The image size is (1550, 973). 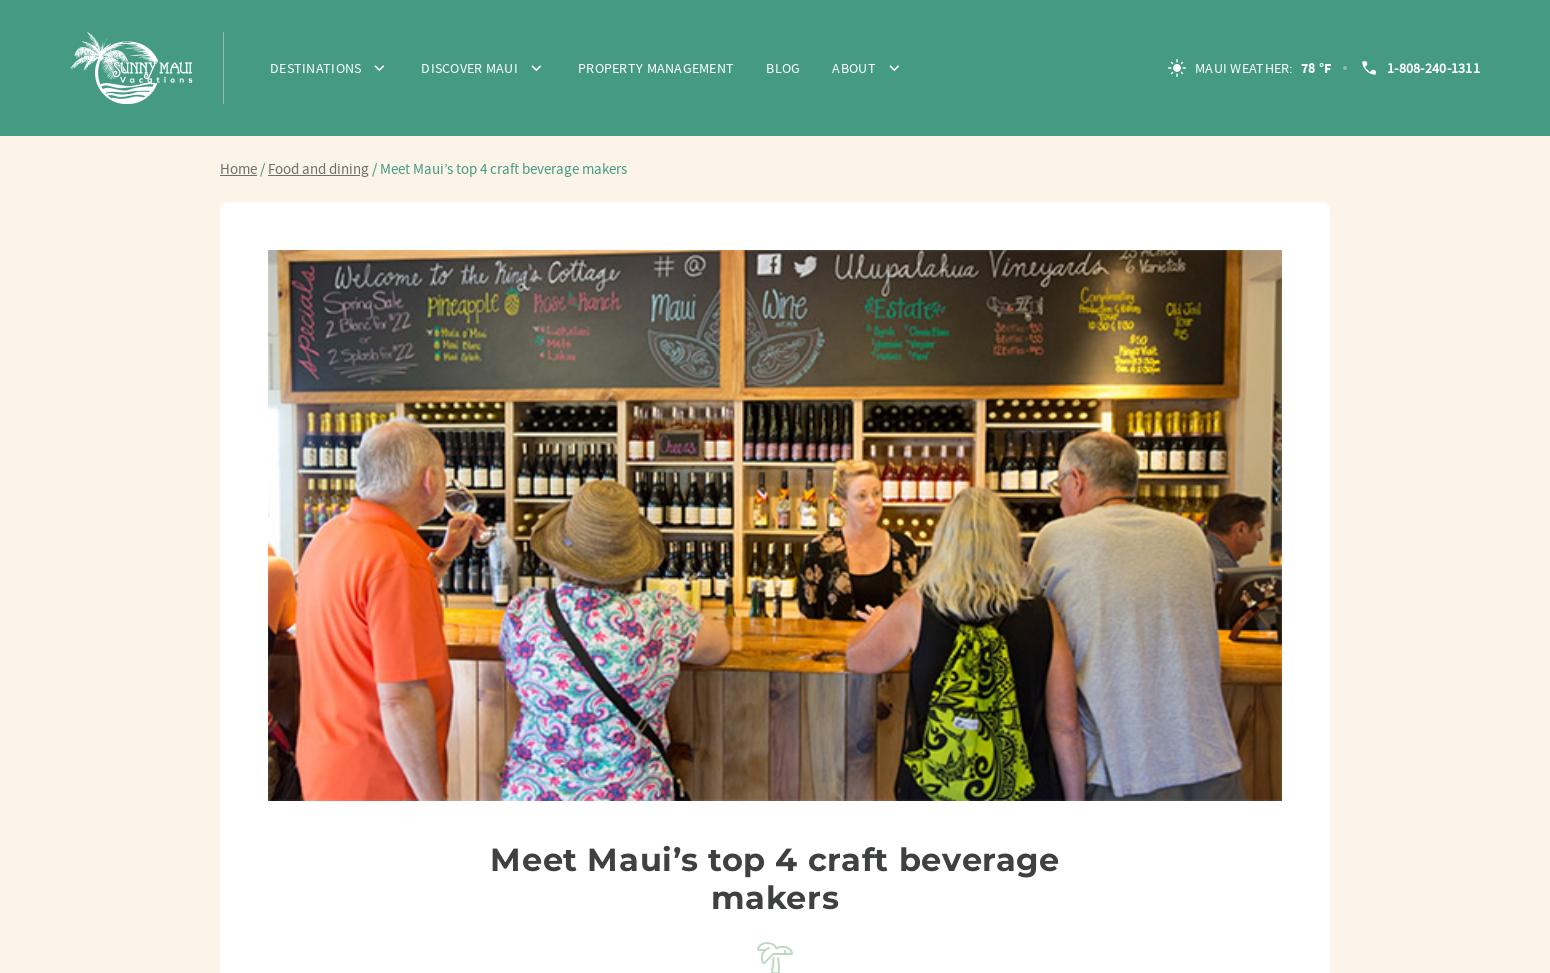 What do you see at coordinates (774, 878) in the screenshot?
I see `'Meet Maui’s top 4 craft beverage makers'` at bounding box center [774, 878].